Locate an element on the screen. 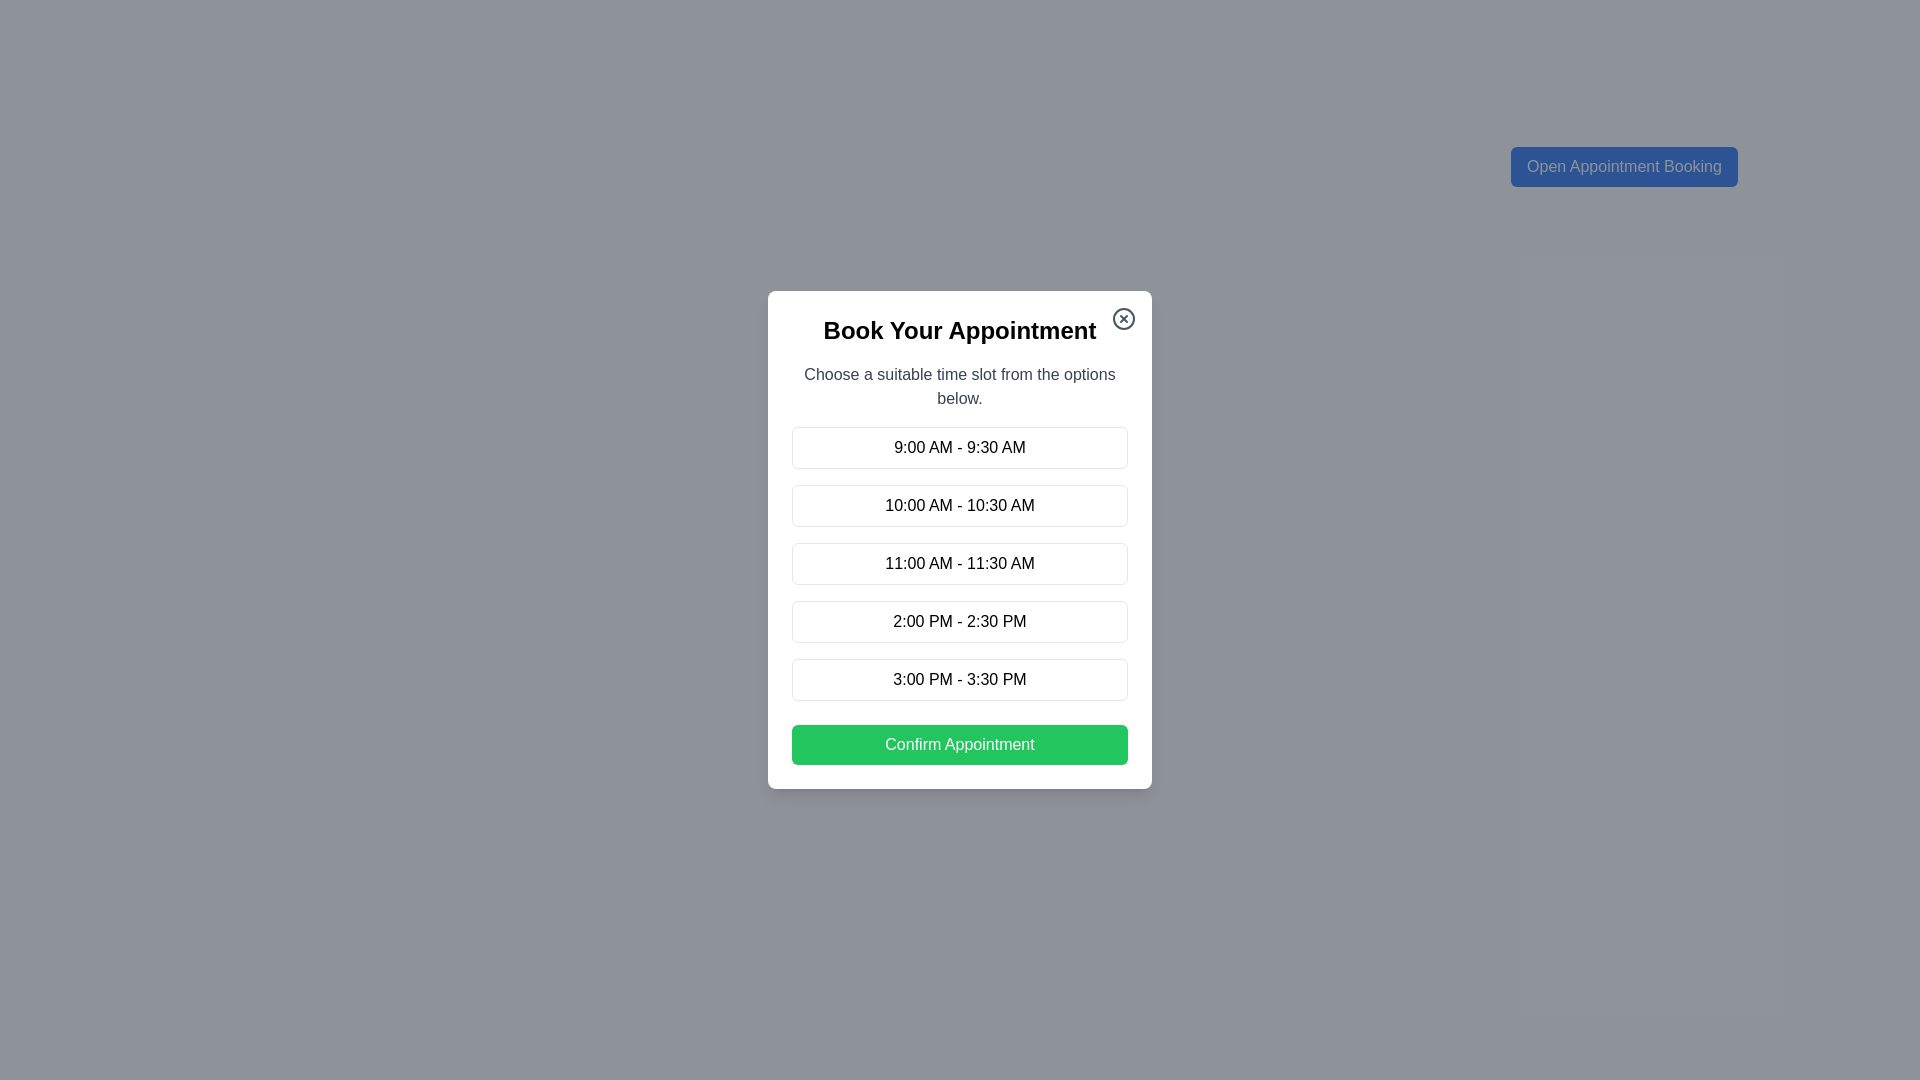 The image size is (1920, 1080). the text label that serves as a title for booking an appointment, positioned at the top of the card-like section is located at coordinates (960, 330).